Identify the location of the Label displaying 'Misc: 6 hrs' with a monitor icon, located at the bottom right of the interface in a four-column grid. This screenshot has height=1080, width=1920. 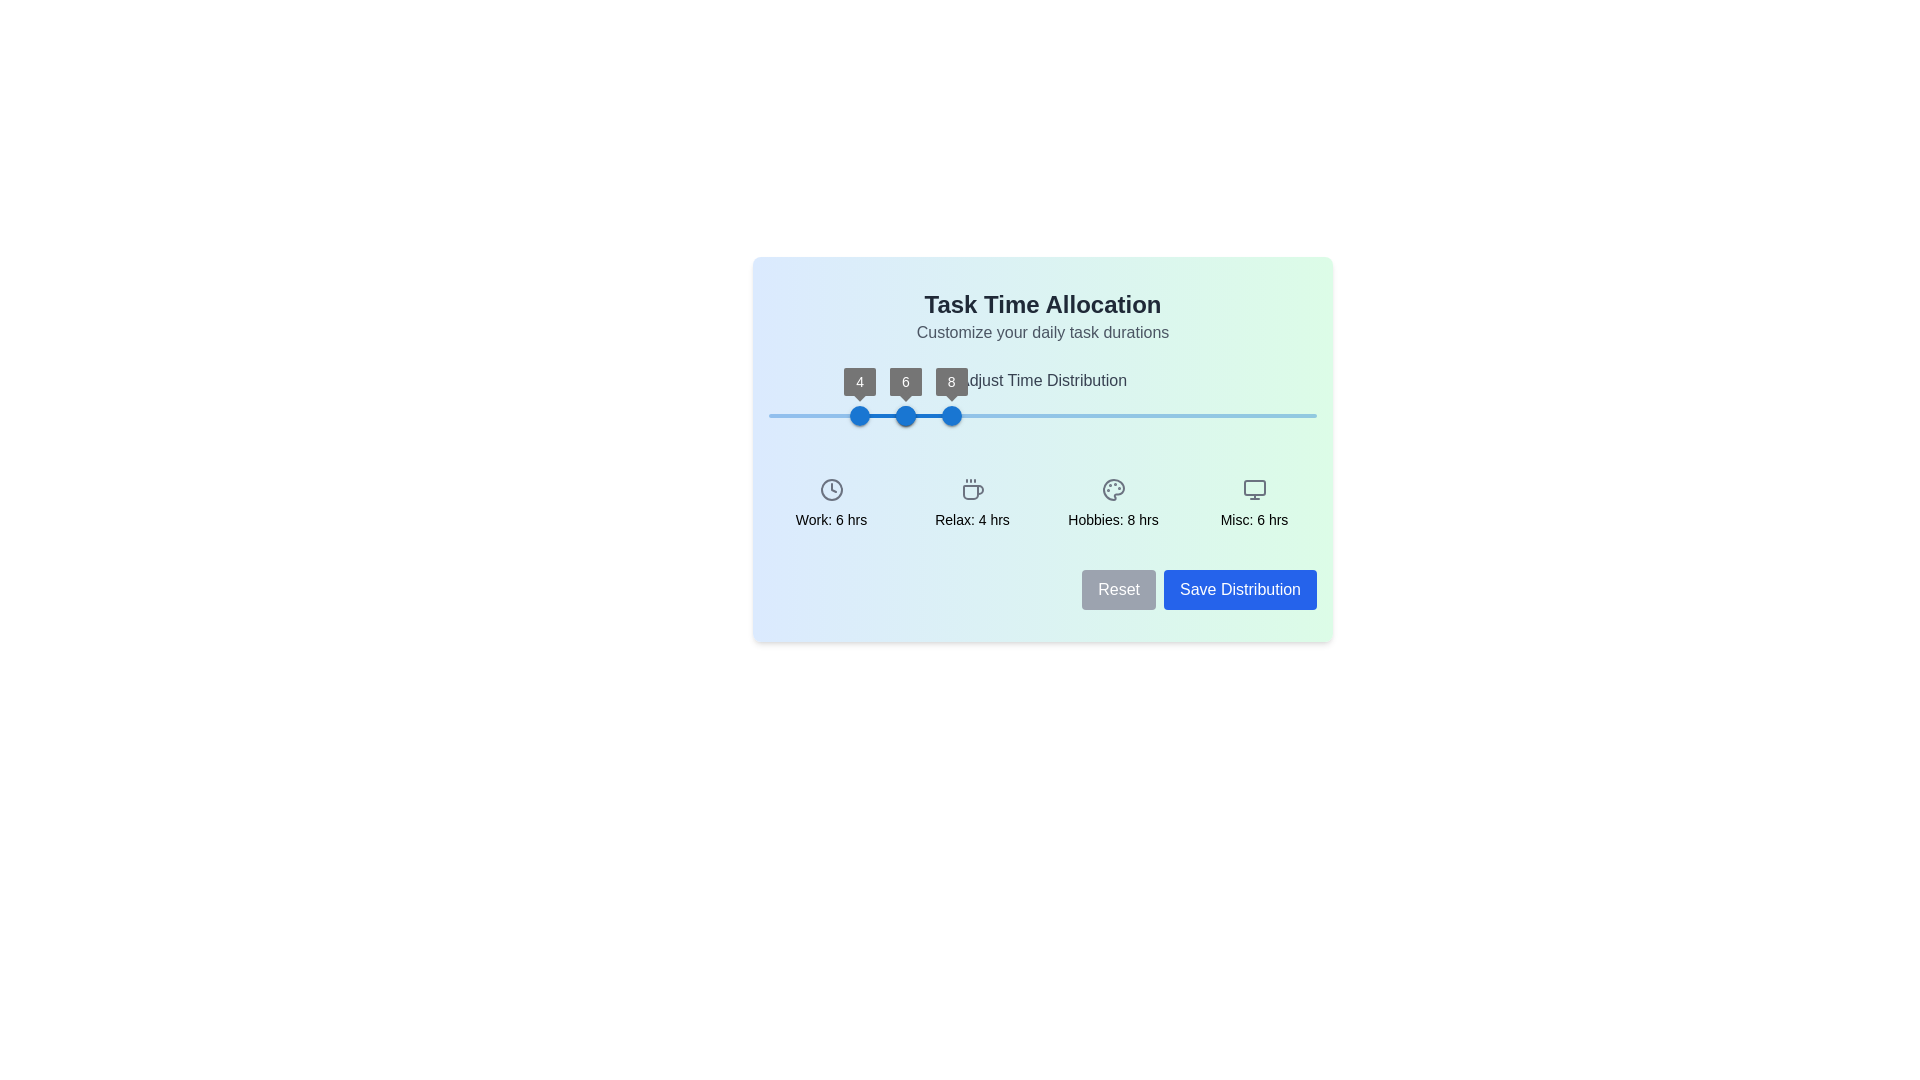
(1253, 503).